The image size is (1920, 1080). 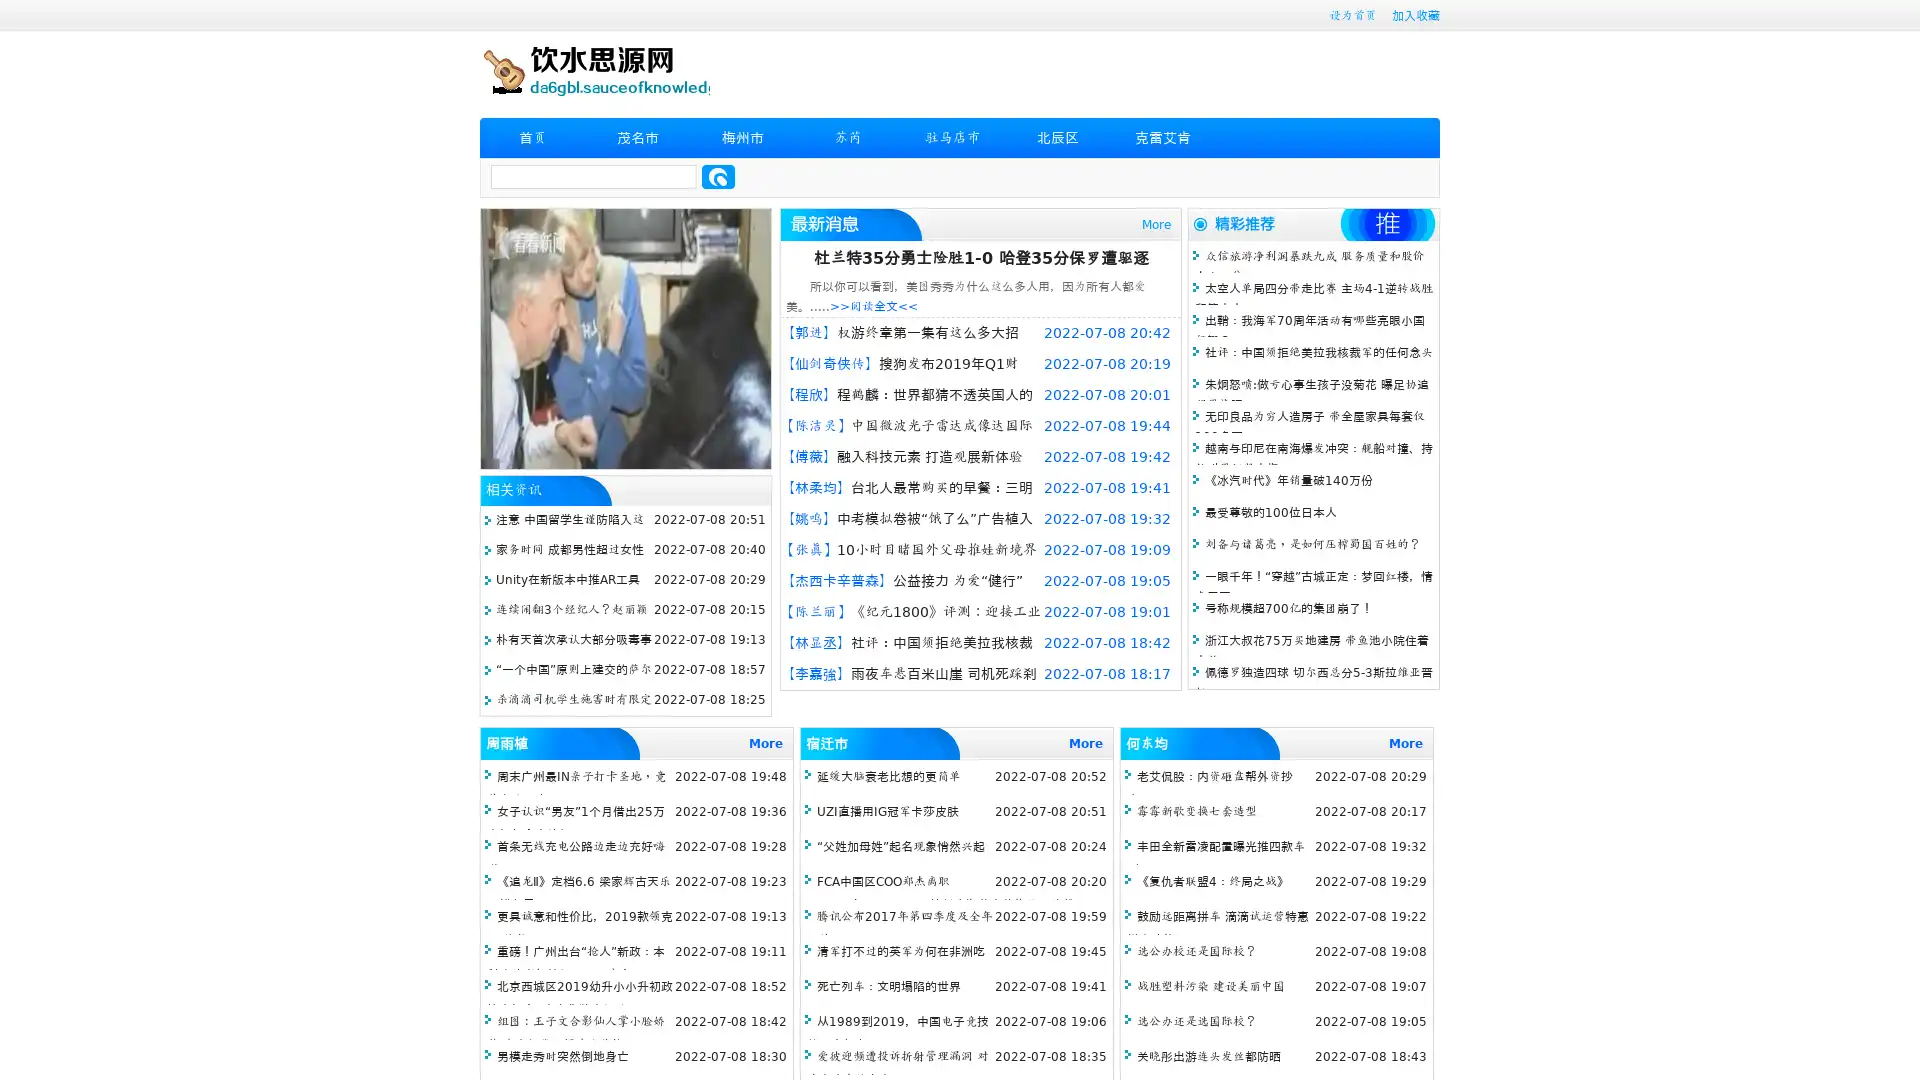 I want to click on Search, so click(x=718, y=176).